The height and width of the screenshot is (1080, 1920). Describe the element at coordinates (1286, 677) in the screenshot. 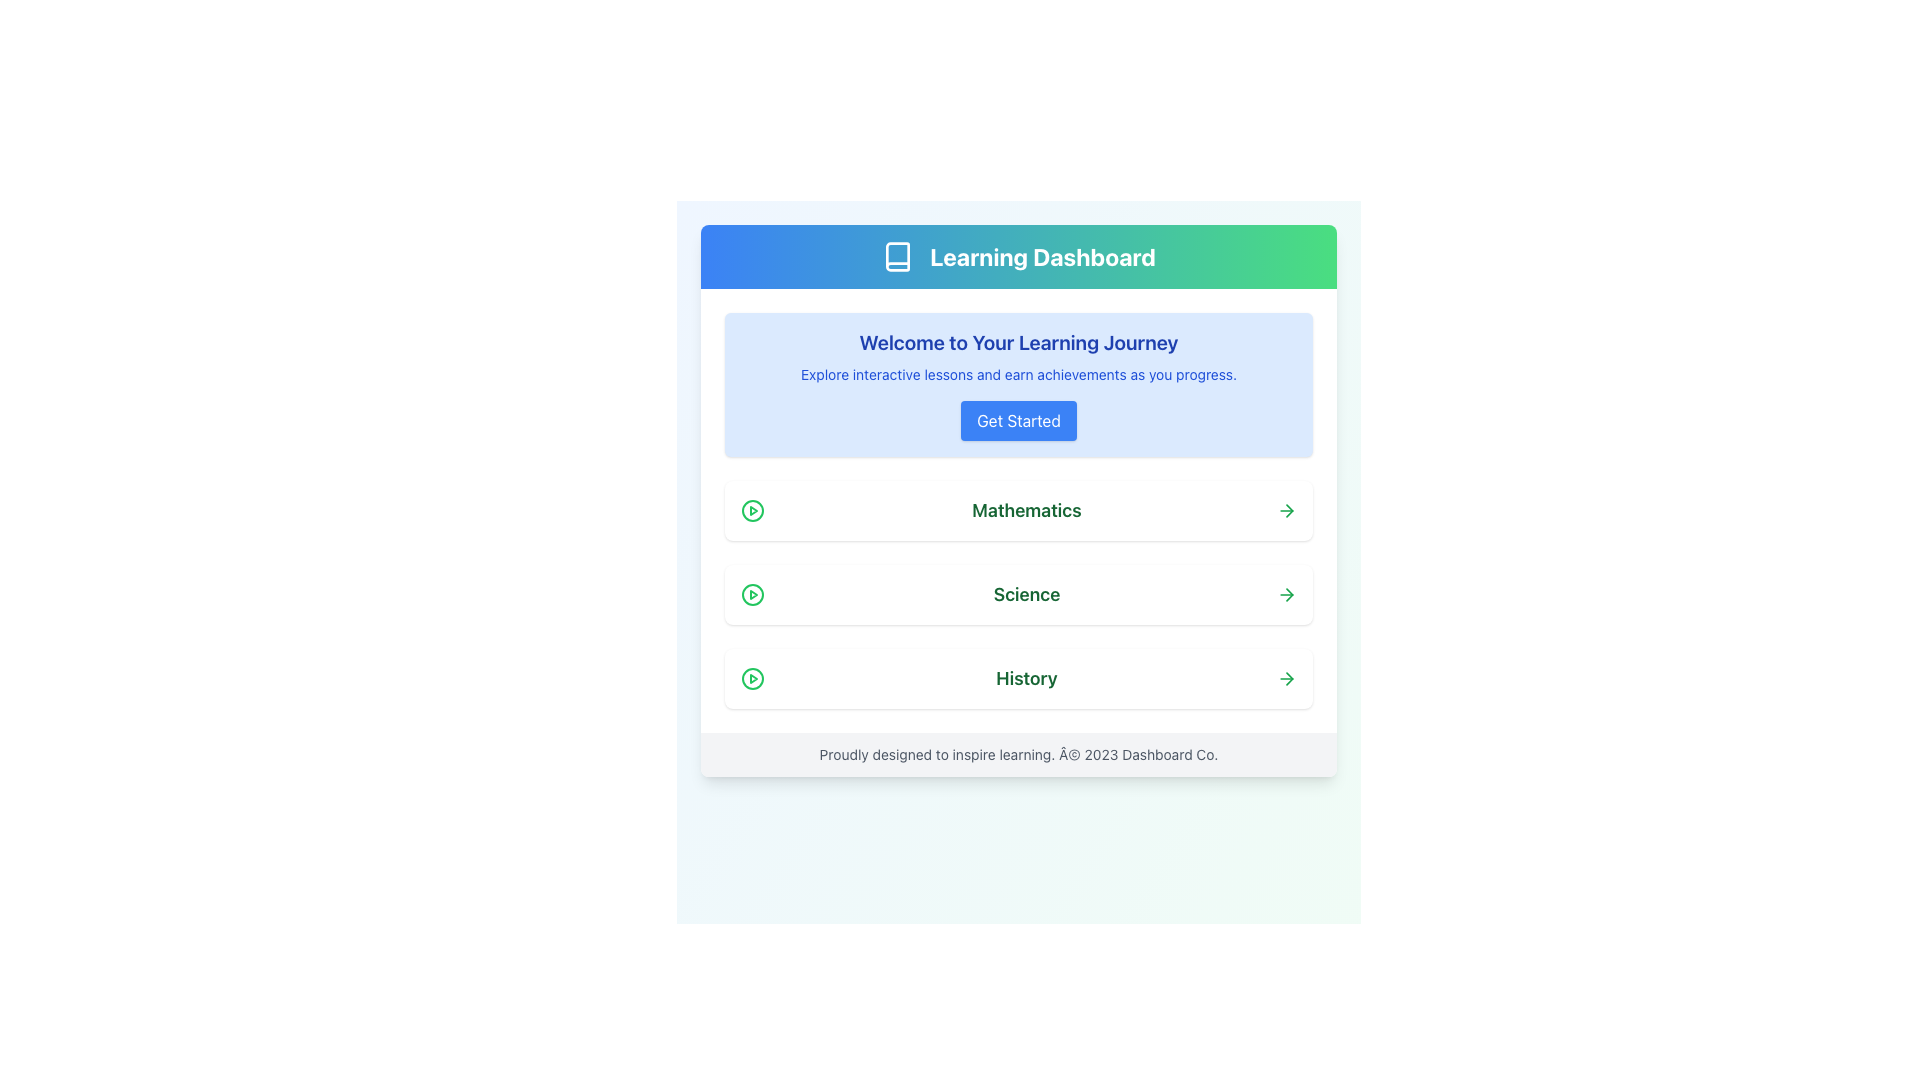

I see `the arrow icon located at the rightmost position of the third row, aligned with 'History'` at that location.